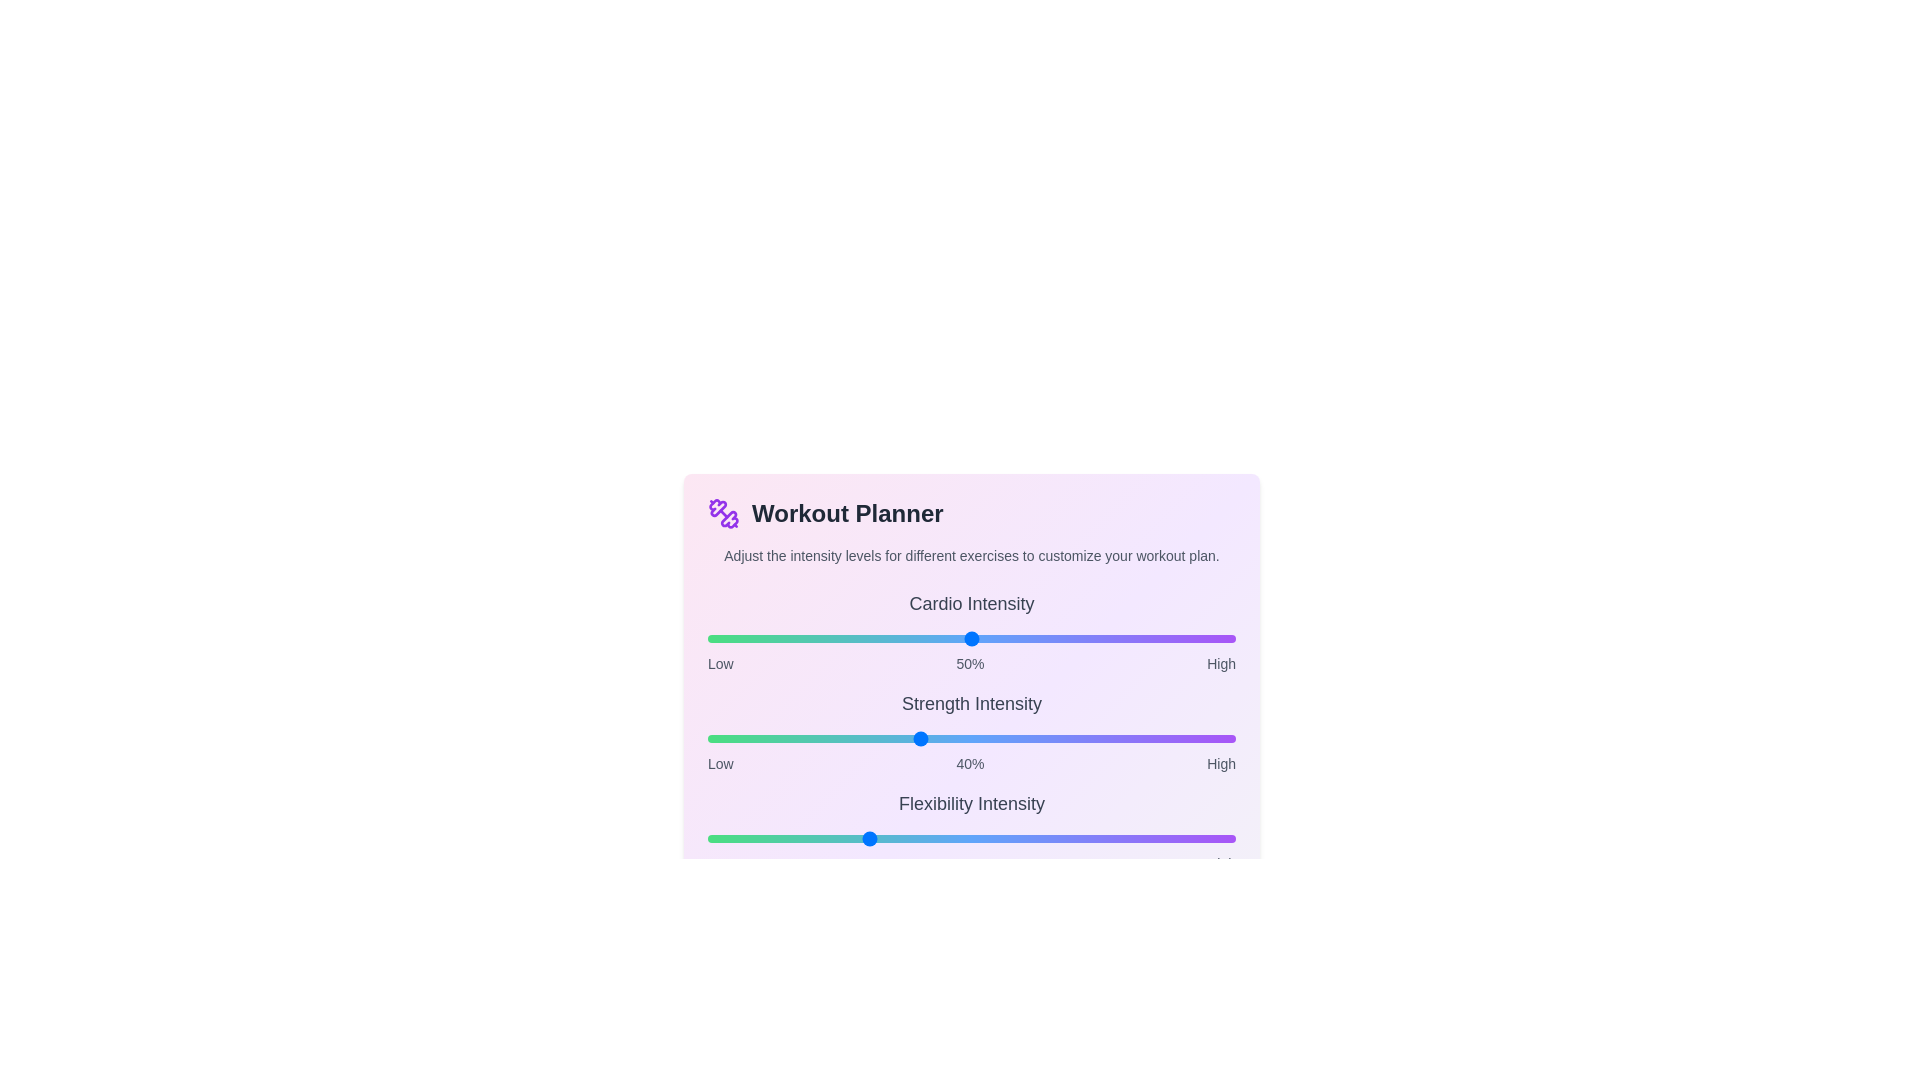 The width and height of the screenshot is (1920, 1080). Describe the element at coordinates (1135, 739) in the screenshot. I see `the intensity of the 1 slider to 81%` at that location.